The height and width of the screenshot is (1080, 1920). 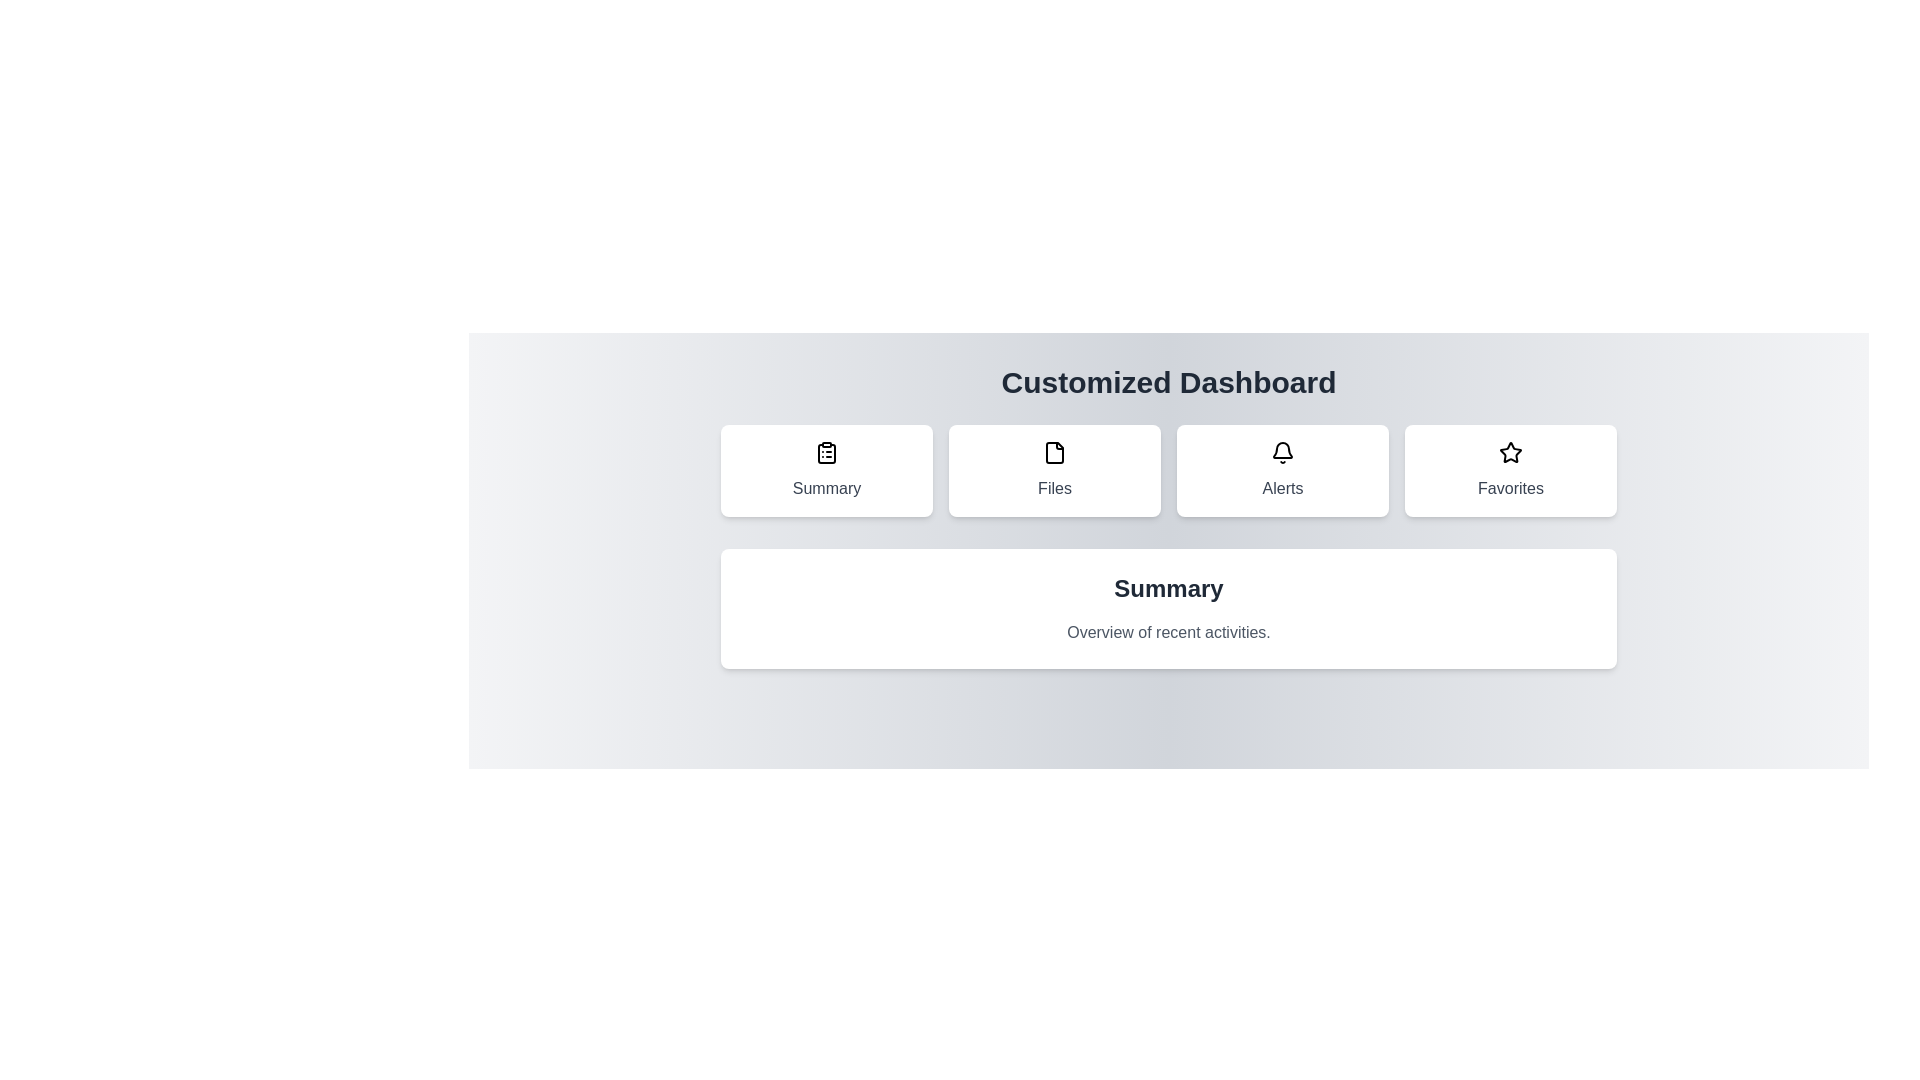 What do you see at coordinates (1169, 470) in the screenshot?
I see `the grid sections of the navigation hub located beneath 'Customized Dashboard'` at bounding box center [1169, 470].